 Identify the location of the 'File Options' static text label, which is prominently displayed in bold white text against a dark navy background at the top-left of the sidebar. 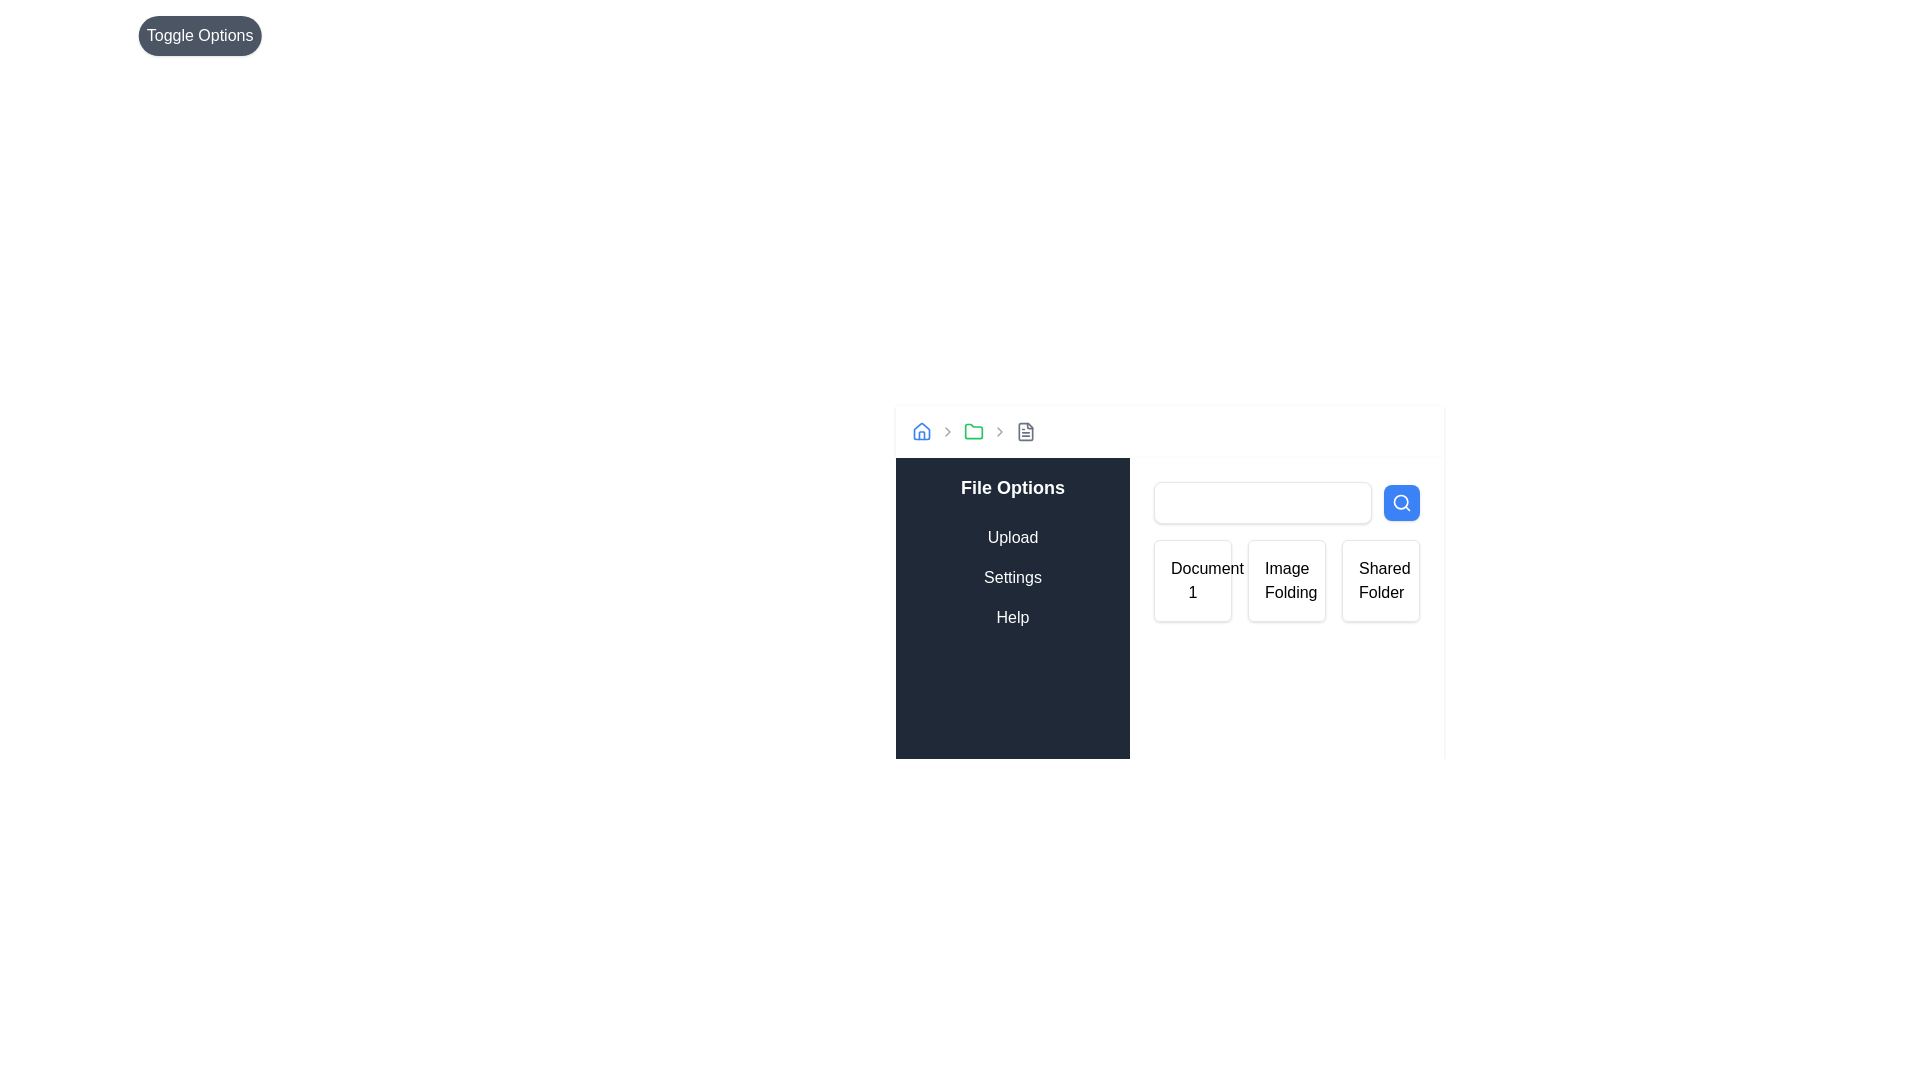
(1012, 488).